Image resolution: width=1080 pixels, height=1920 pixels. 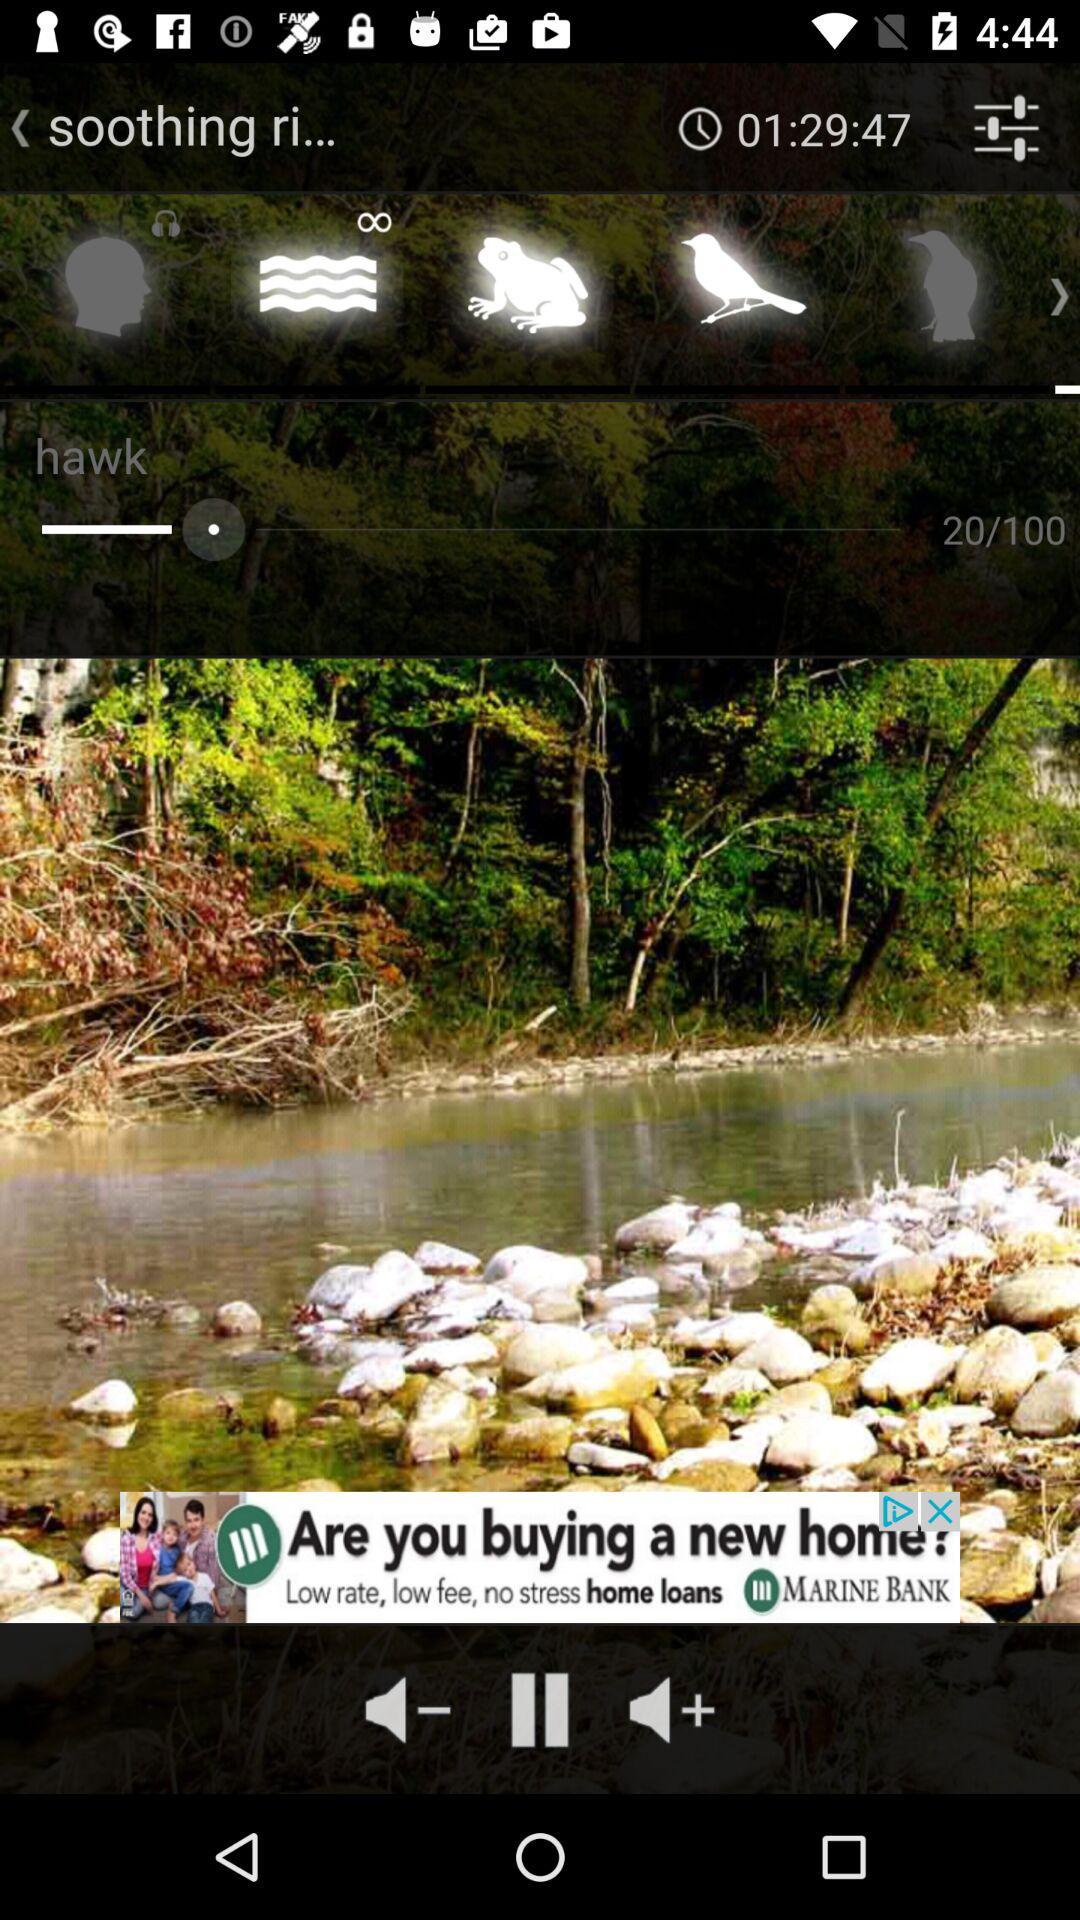 What do you see at coordinates (737, 291) in the screenshot?
I see `bird sounds` at bounding box center [737, 291].